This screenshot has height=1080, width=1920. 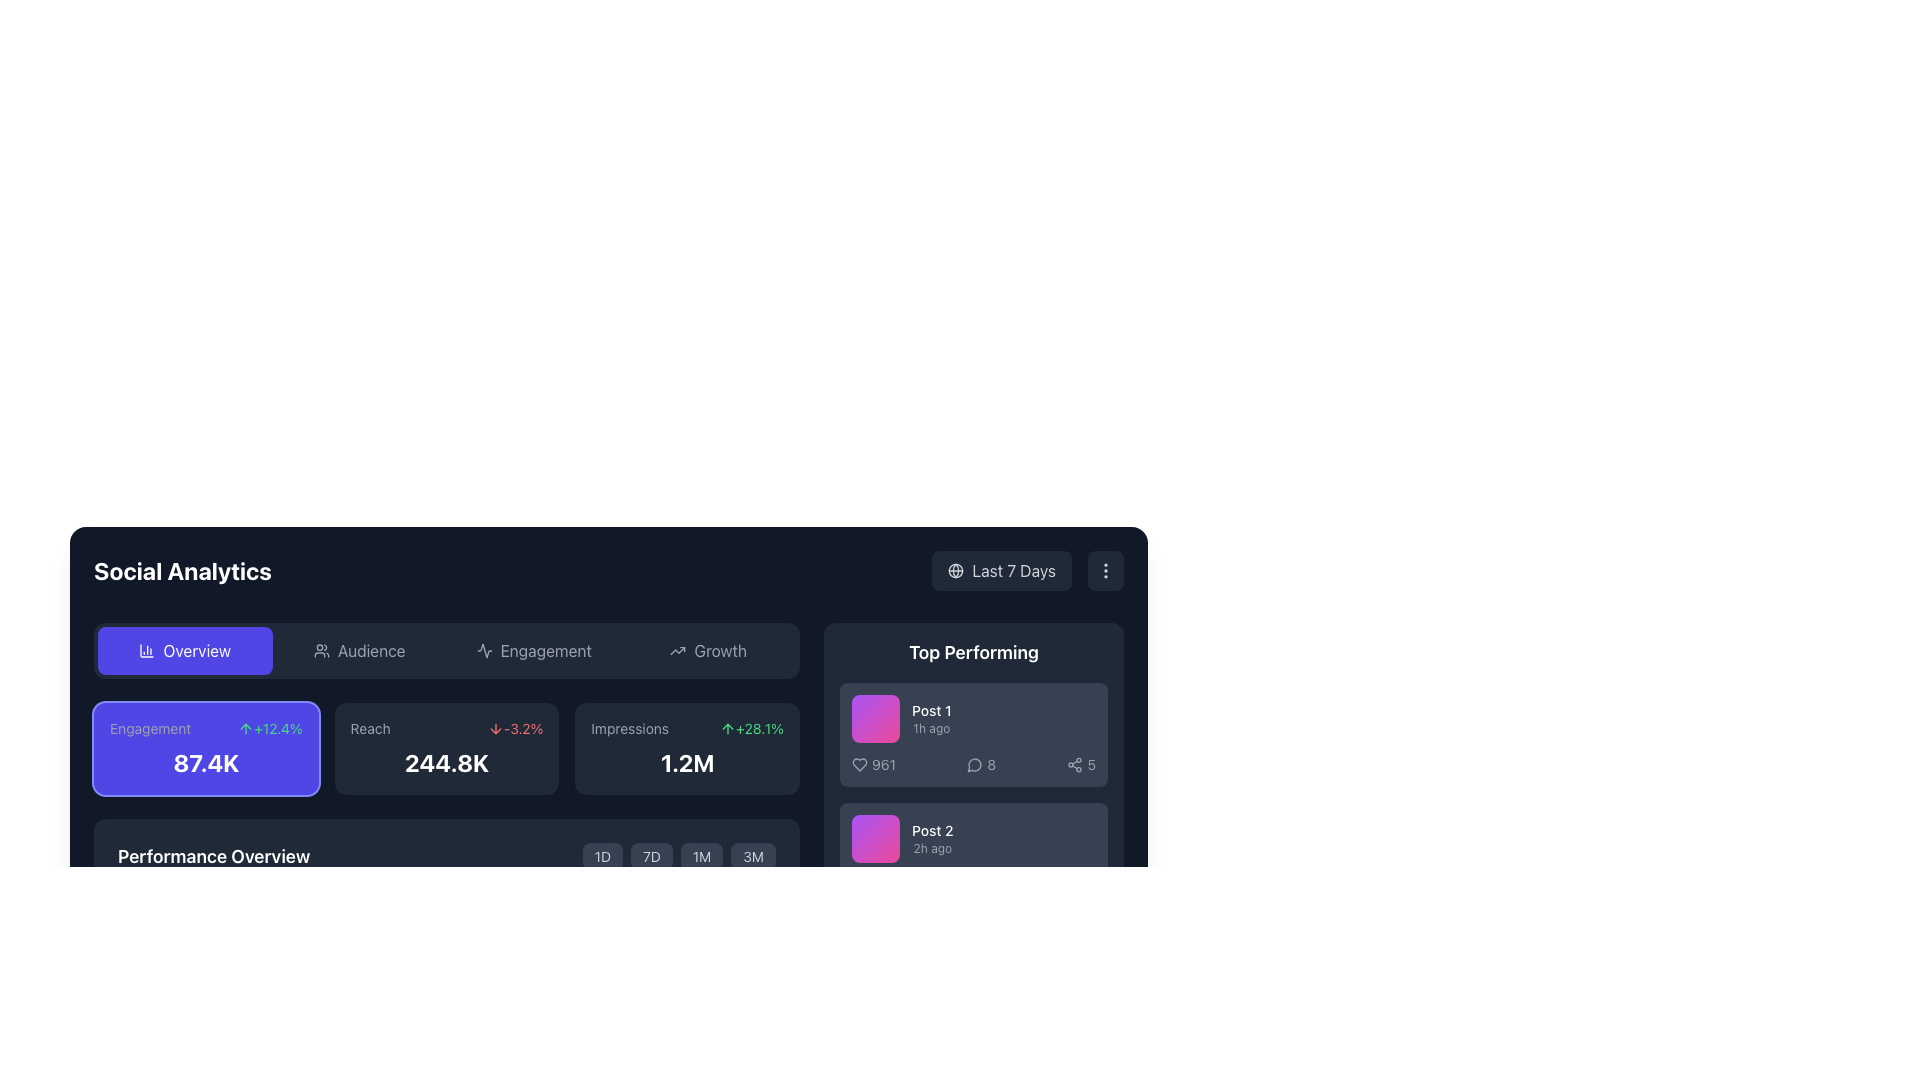 What do you see at coordinates (146, 651) in the screenshot?
I see `the chart or analytics overview icon located on the left side of the 'Overview' button at the top left of the main content area` at bounding box center [146, 651].